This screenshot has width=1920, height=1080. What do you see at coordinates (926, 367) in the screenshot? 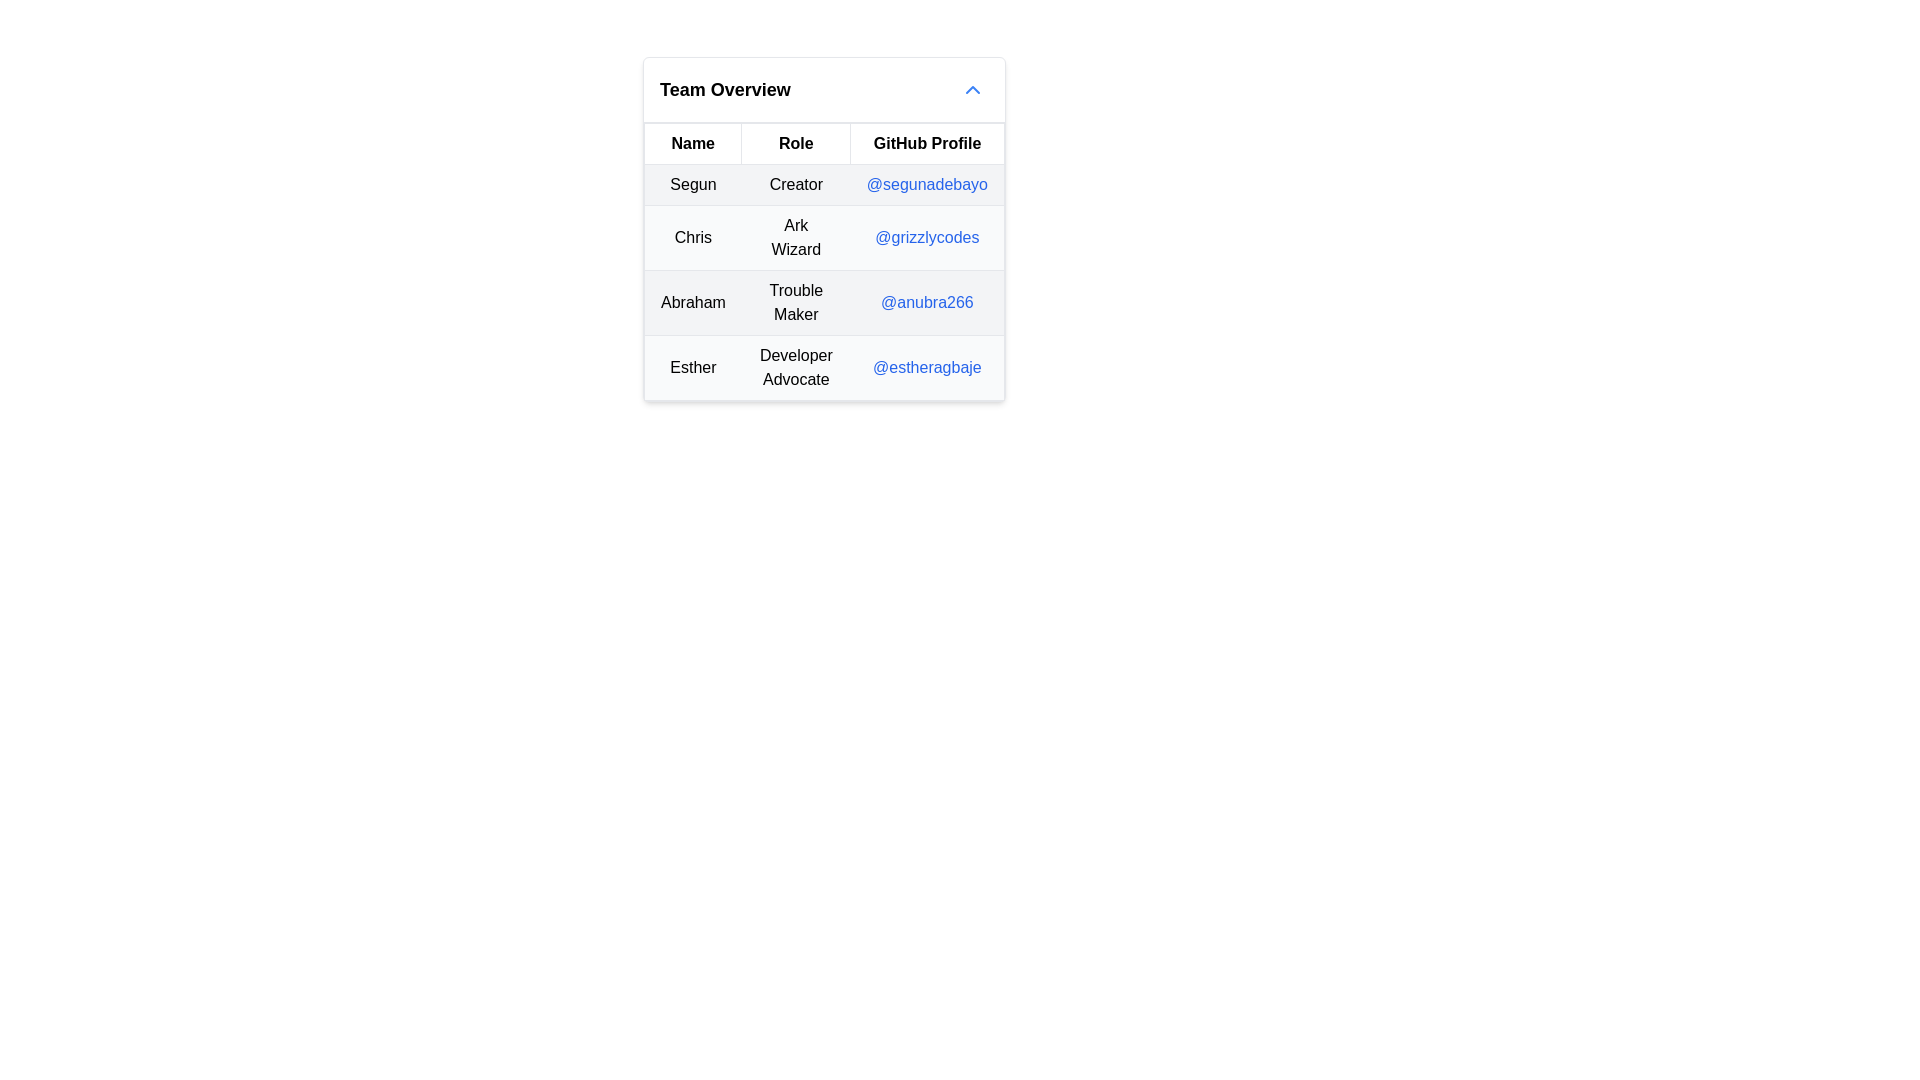
I see `the interactive hyperlink button located under the 'GitHub Profile' heading in the fourth row's third column` at bounding box center [926, 367].